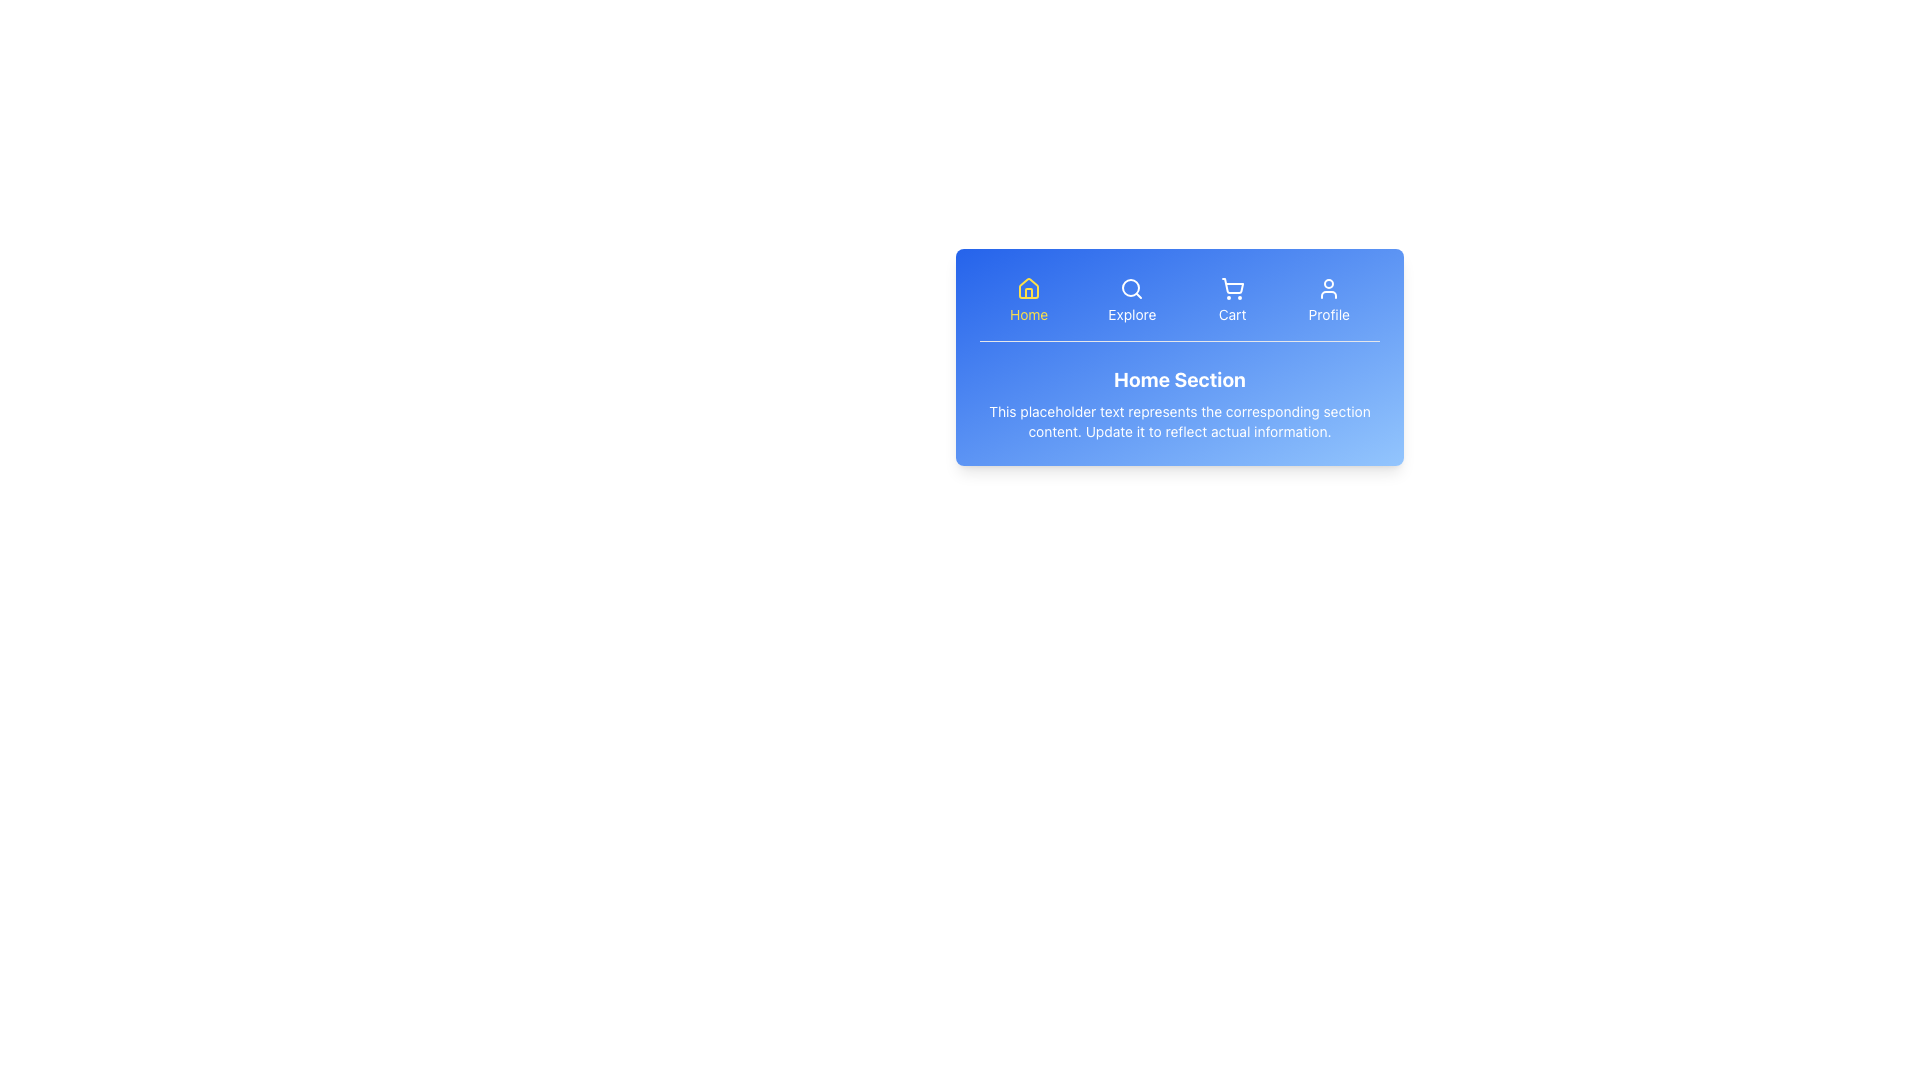 The height and width of the screenshot is (1080, 1920). What do you see at coordinates (1029, 299) in the screenshot?
I see `the 'Home' navigation button, which features a yellow house-shaped icon and the text 'Home' beneath it` at bounding box center [1029, 299].